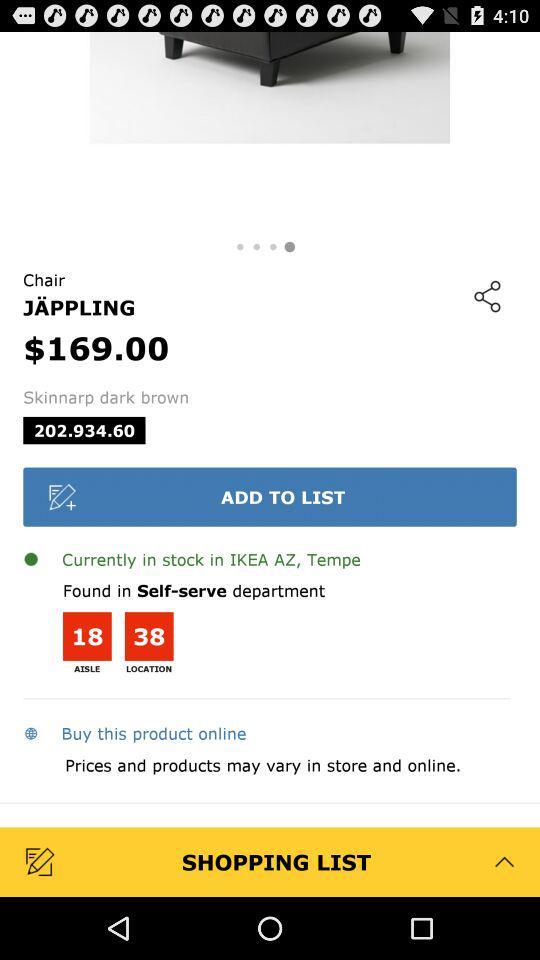 This screenshot has width=540, height=960. I want to click on or view picture, so click(270, 131).